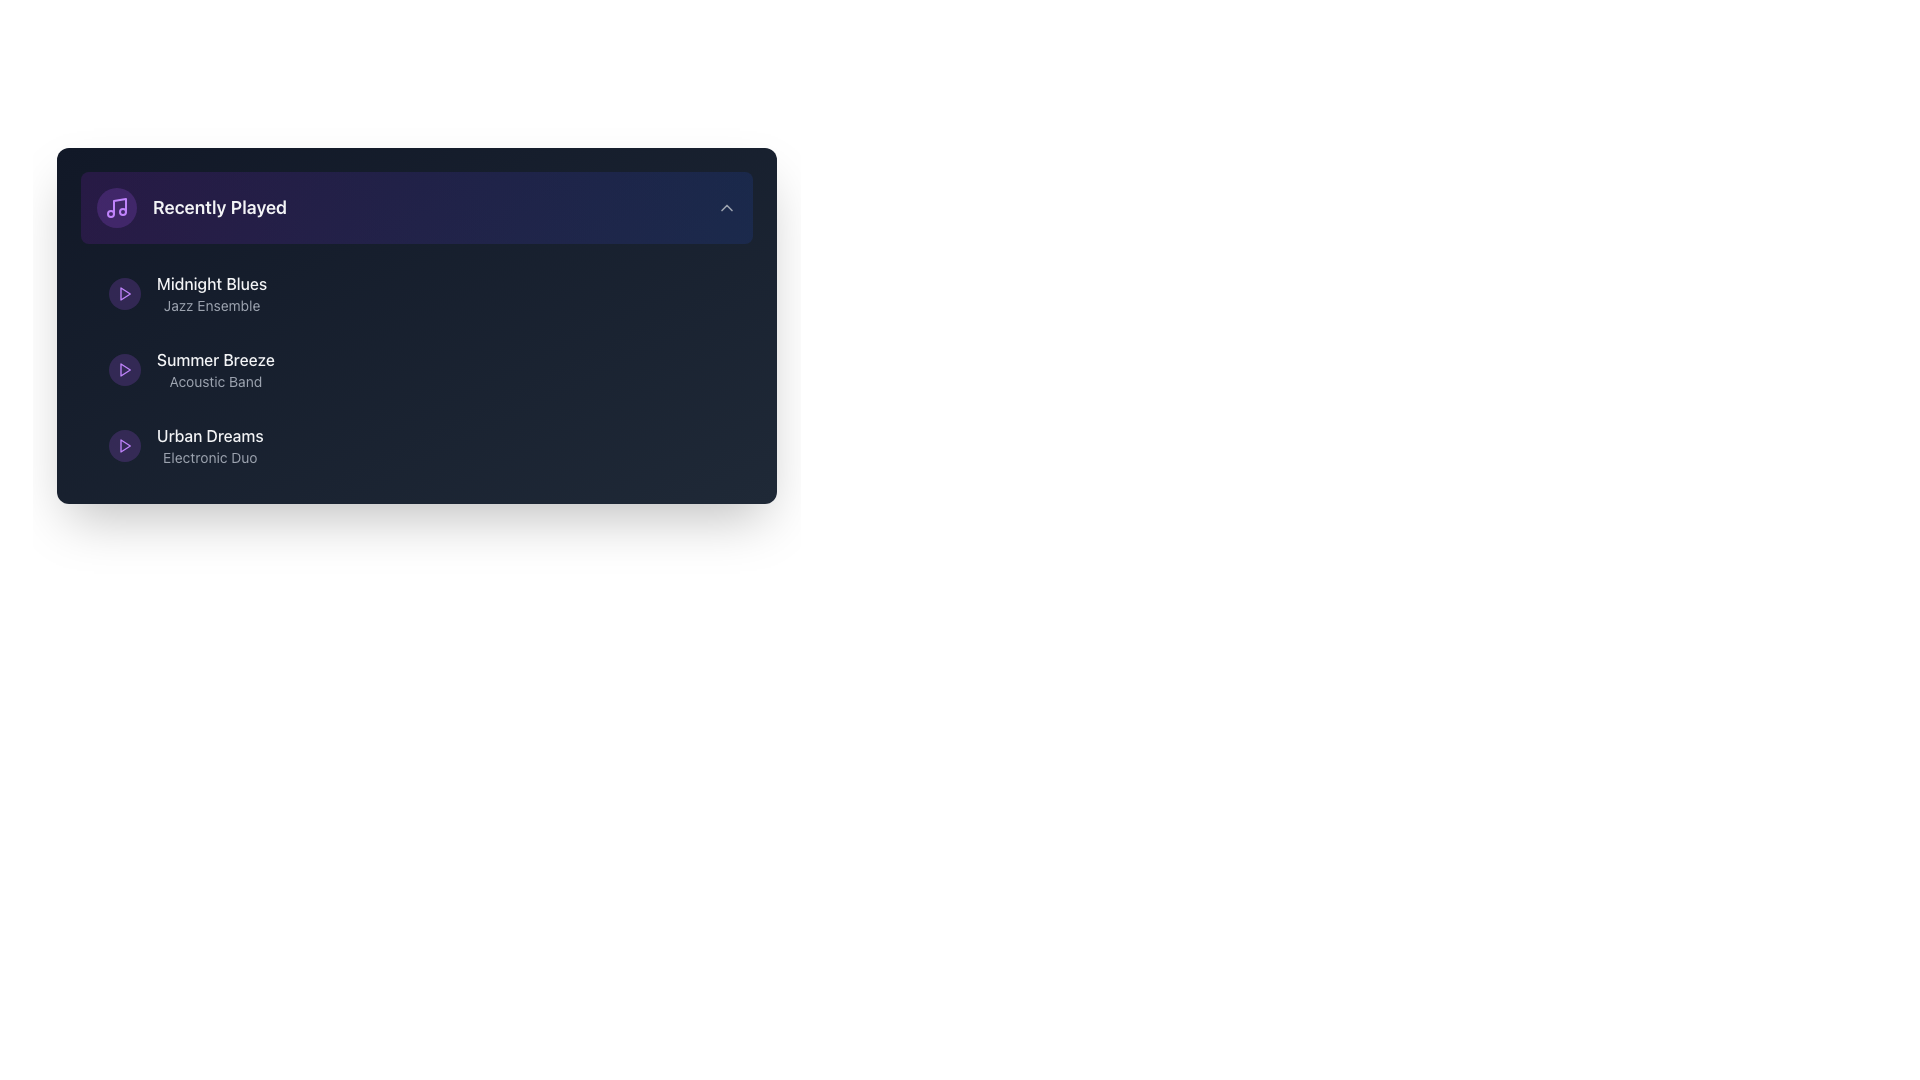  I want to click on the play button located to the left of the text group containing 'Midnight Blues' and 'Jazz Ensemble', so click(123, 293).